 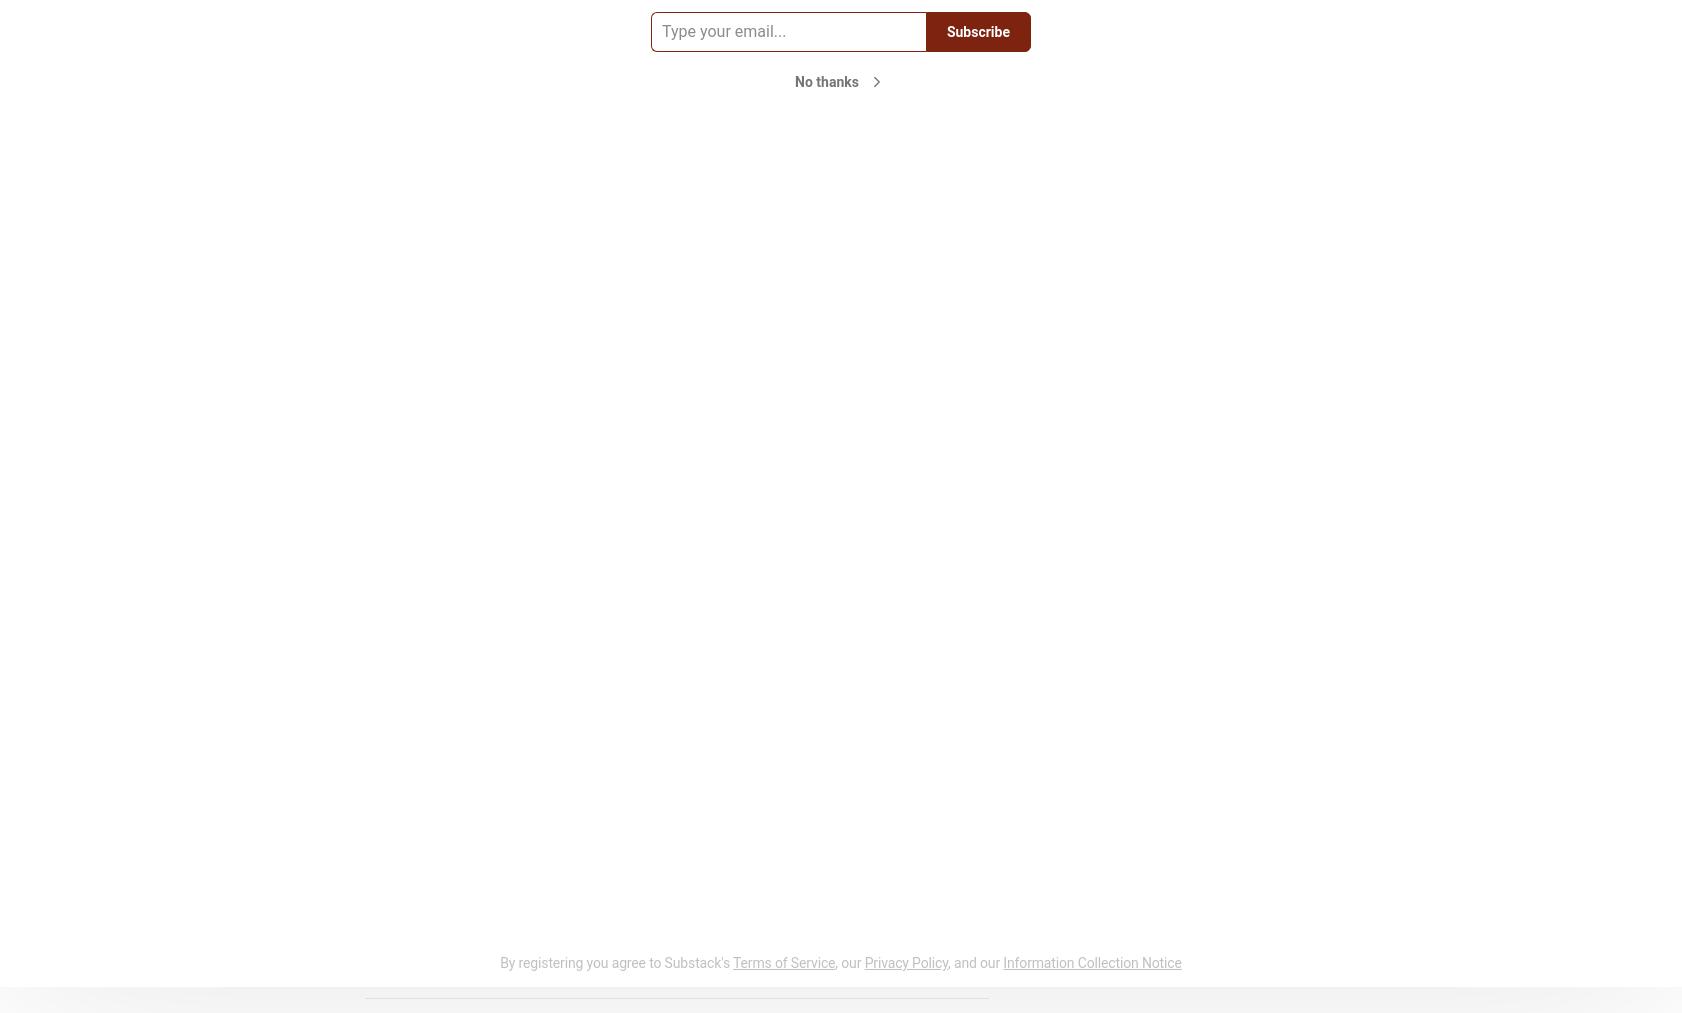 What do you see at coordinates (614, 962) in the screenshot?
I see `'By registering you agree to Substack's'` at bounding box center [614, 962].